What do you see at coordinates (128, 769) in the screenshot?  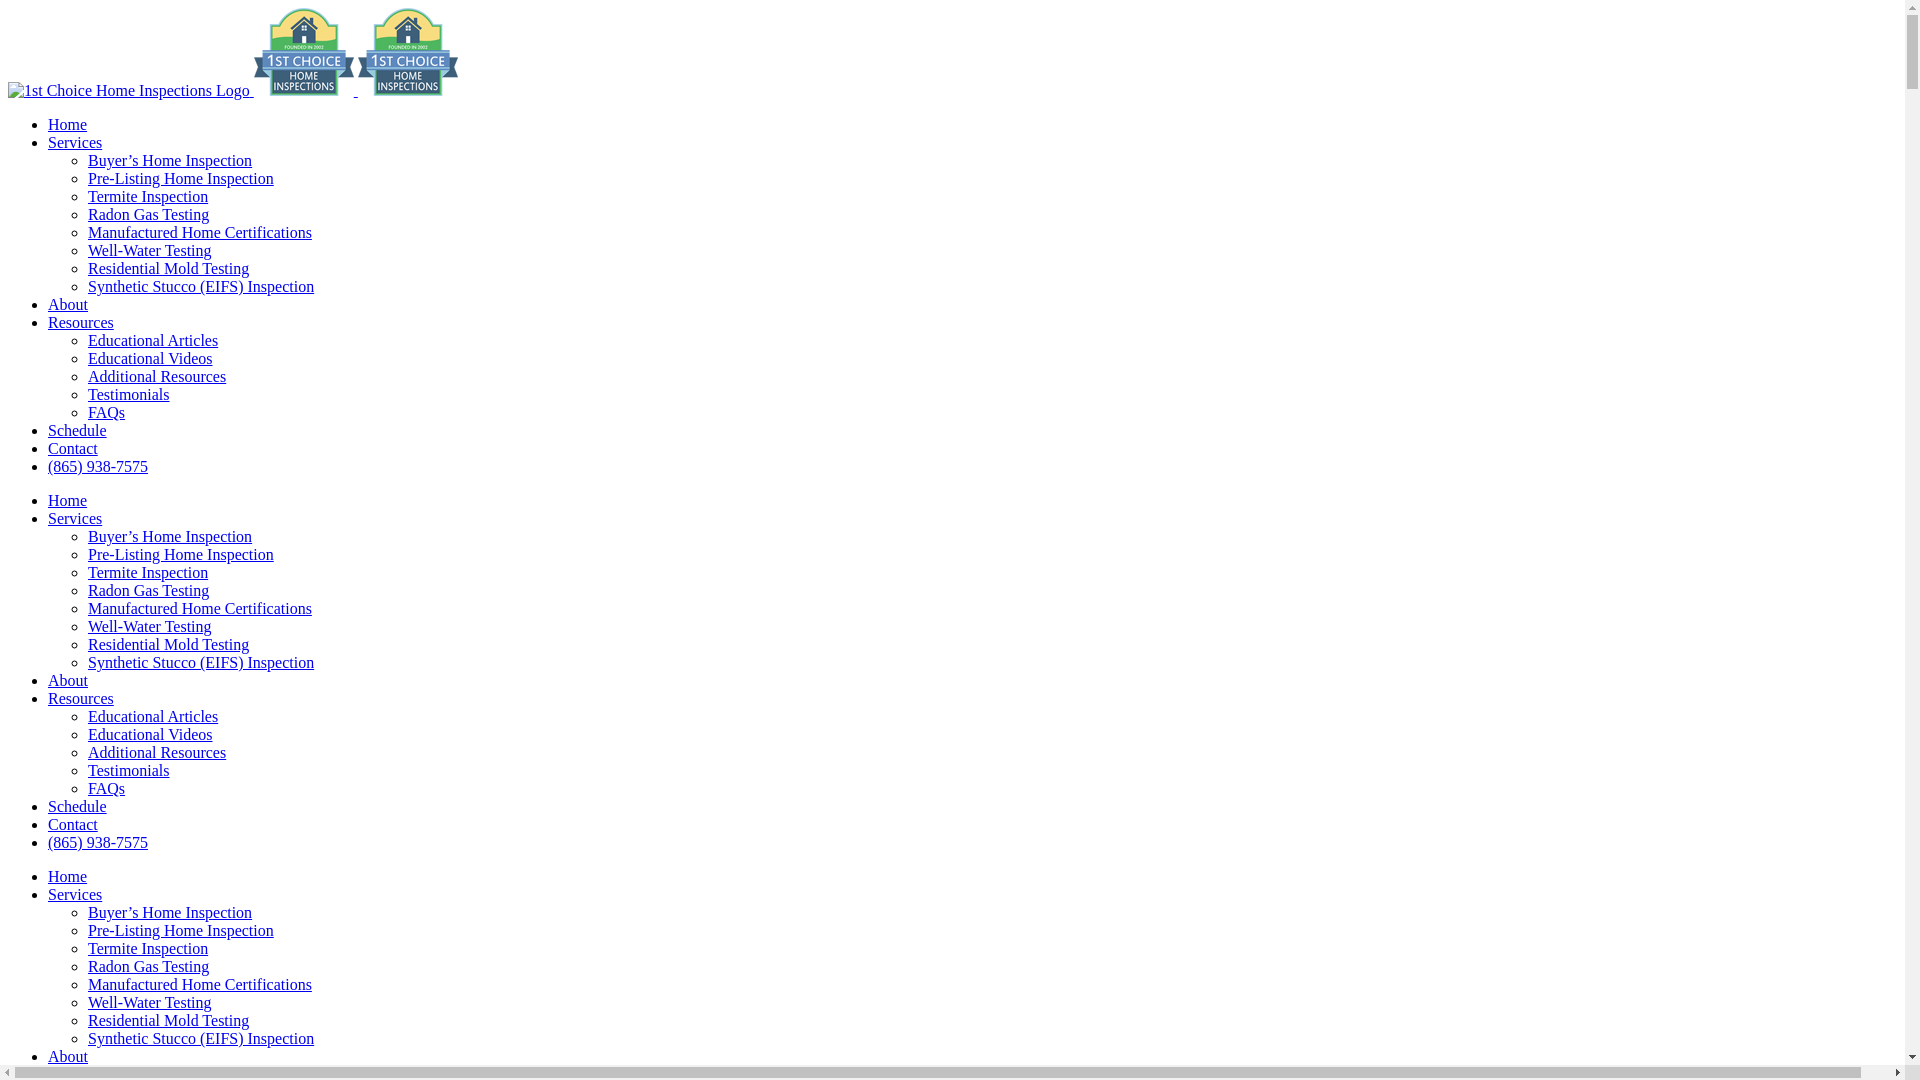 I see `'Testimonials'` at bounding box center [128, 769].